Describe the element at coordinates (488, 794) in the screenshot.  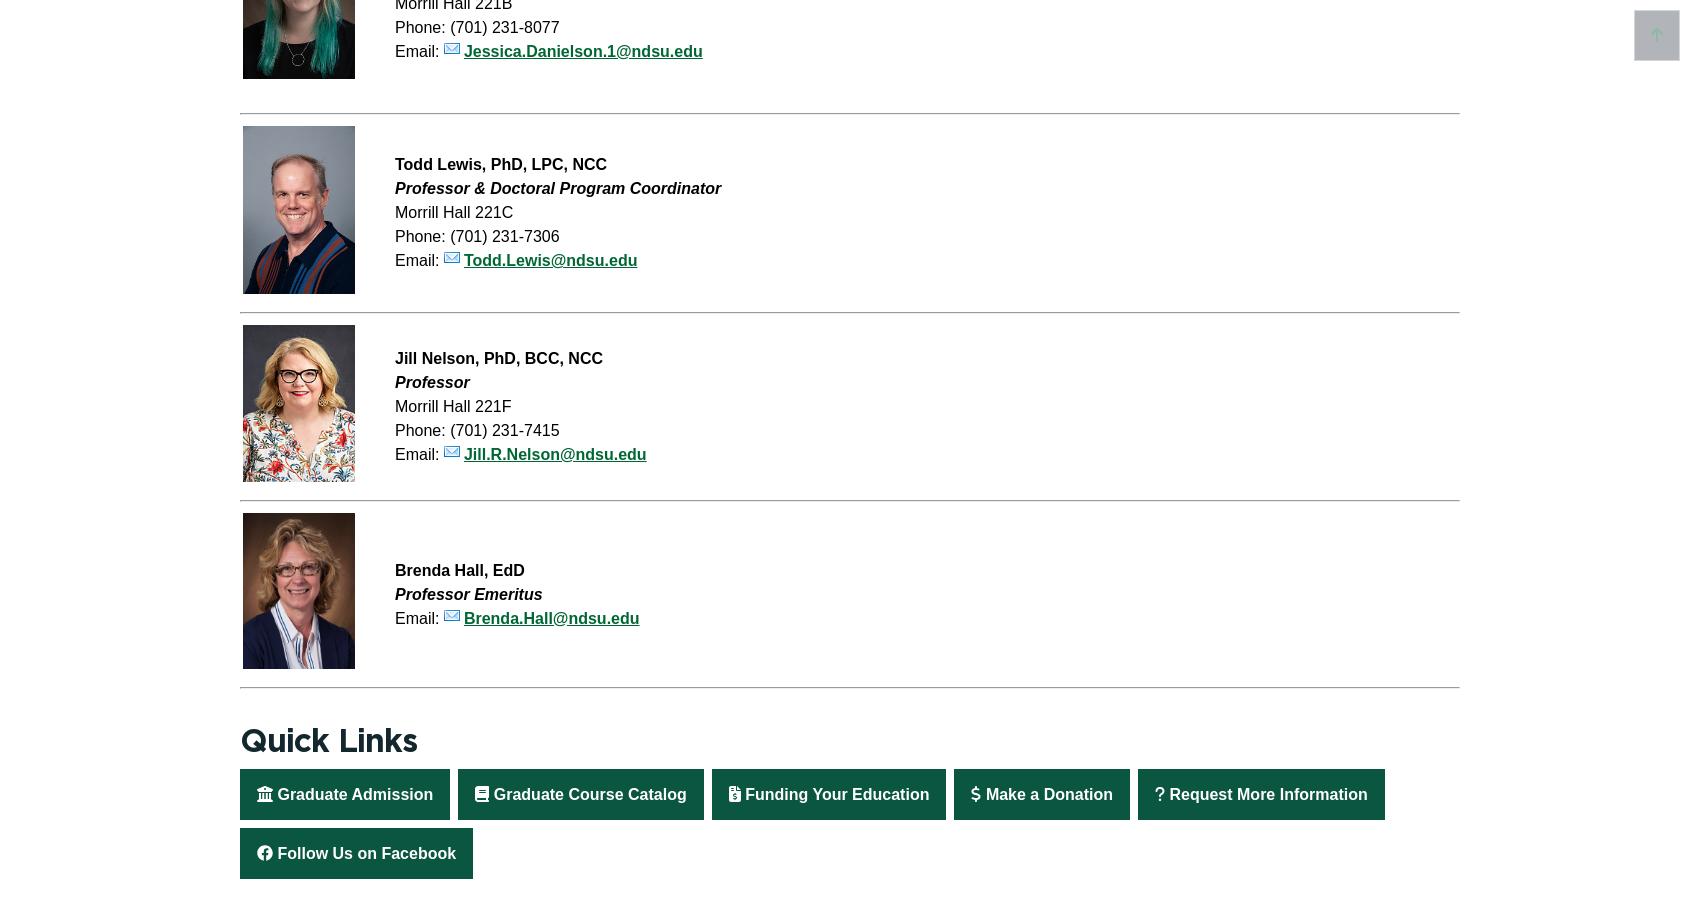
I see `'Graduate Course Catalog'` at that location.